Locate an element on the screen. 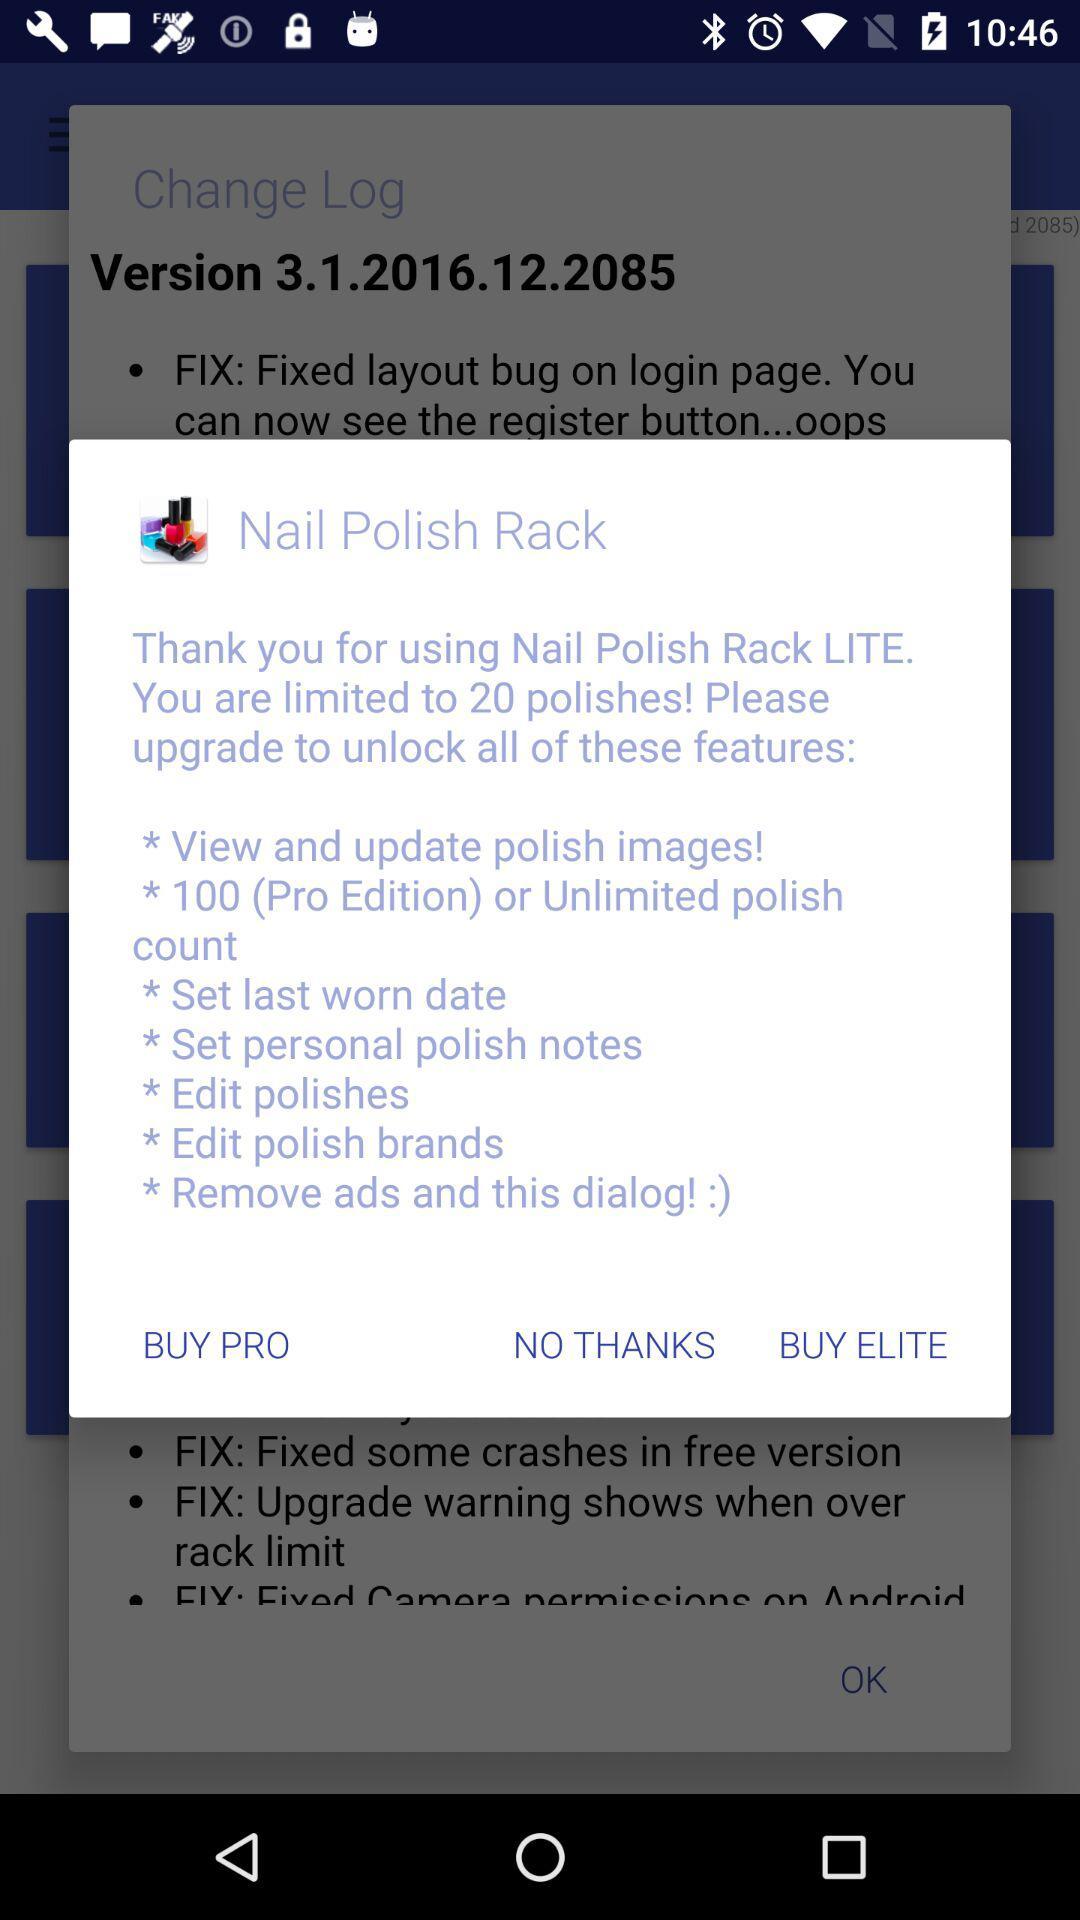 This screenshot has height=1920, width=1080. icon at the bottom right corner is located at coordinates (862, 1344).